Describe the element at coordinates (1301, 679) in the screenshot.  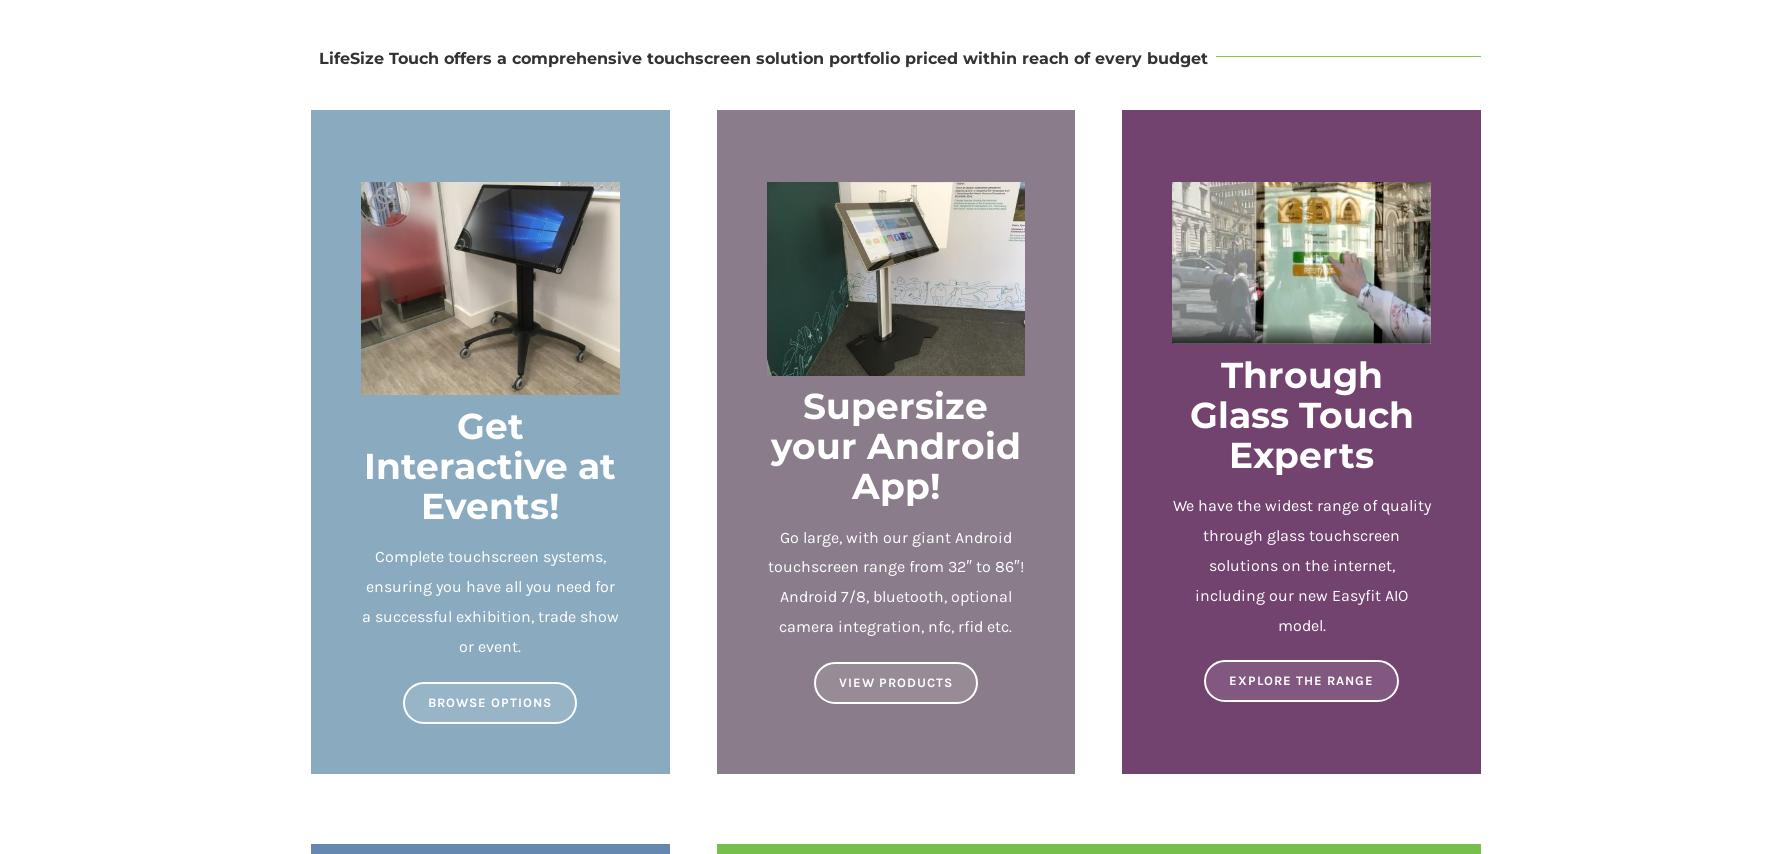
I see `'EXPLORE THE RANGE'` at that location.